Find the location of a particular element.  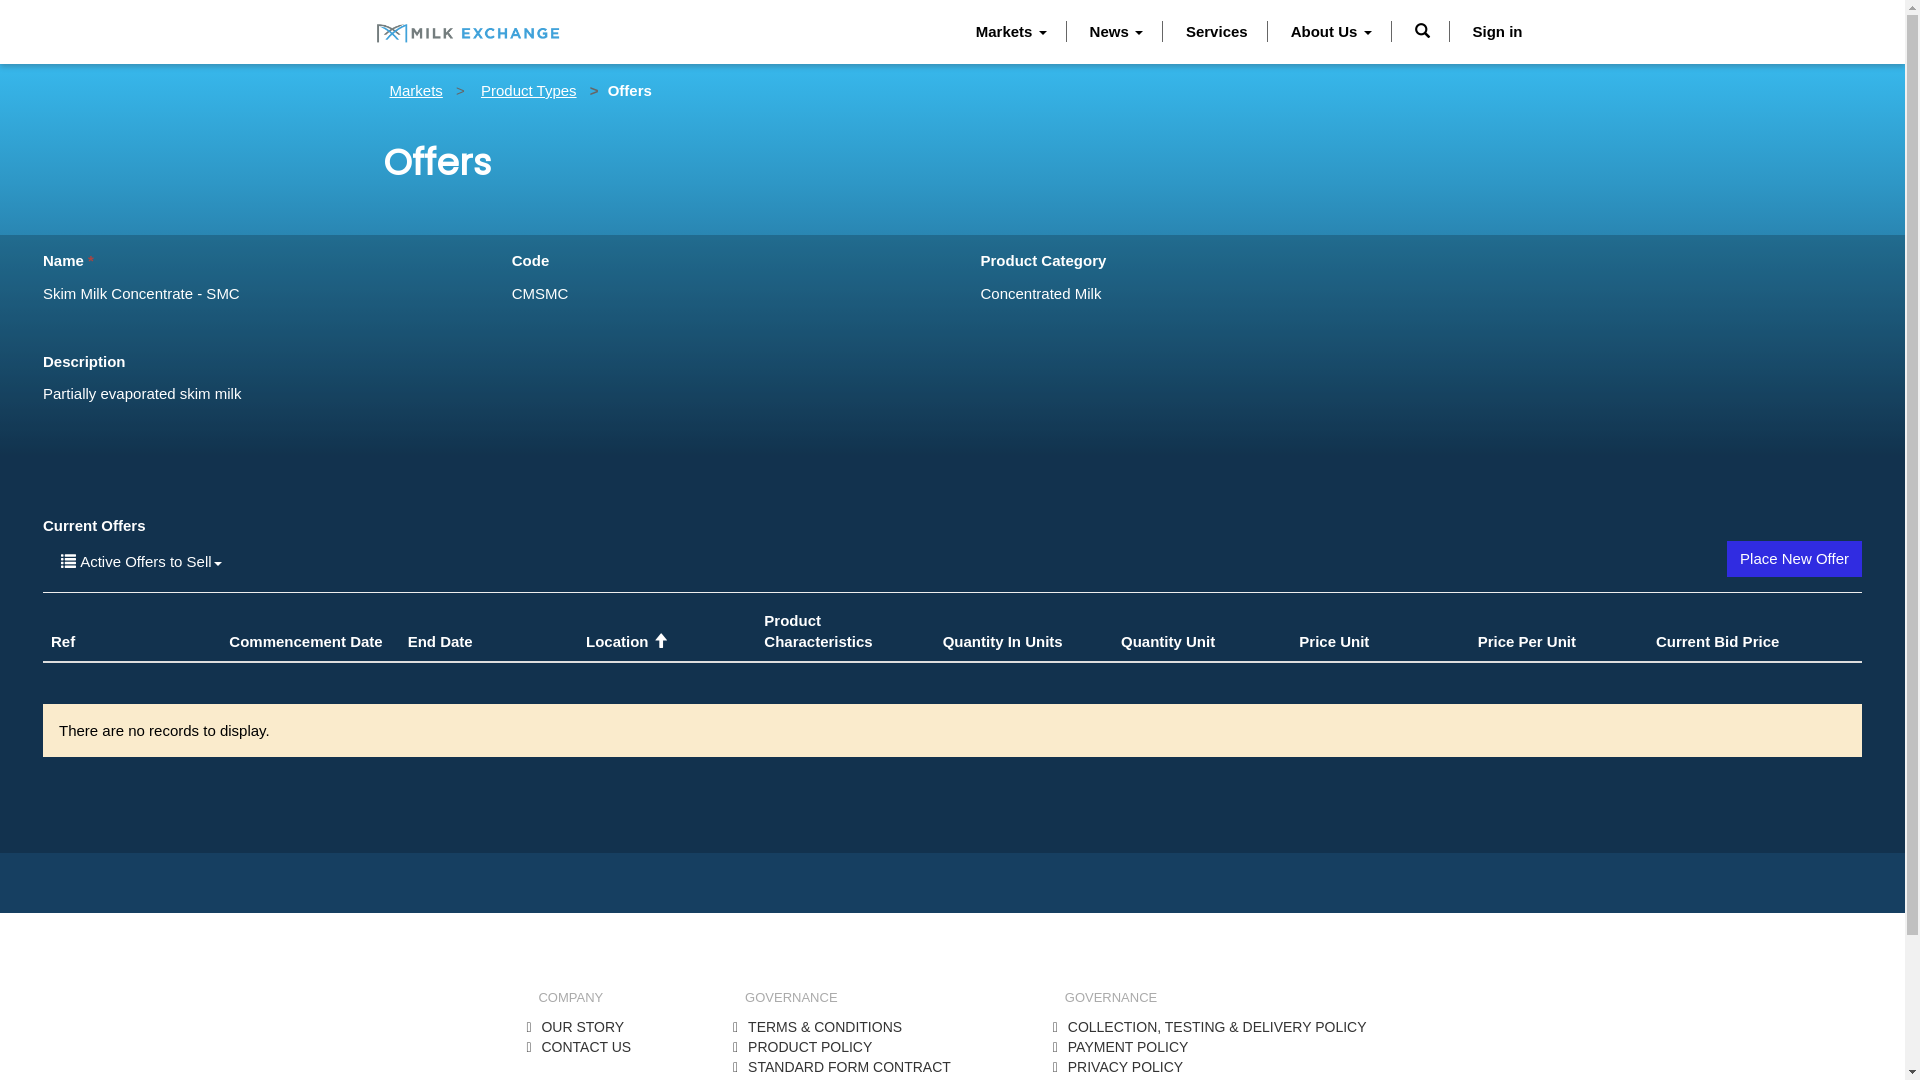

'Price Per Unit is located at coordinates (1525, 641).